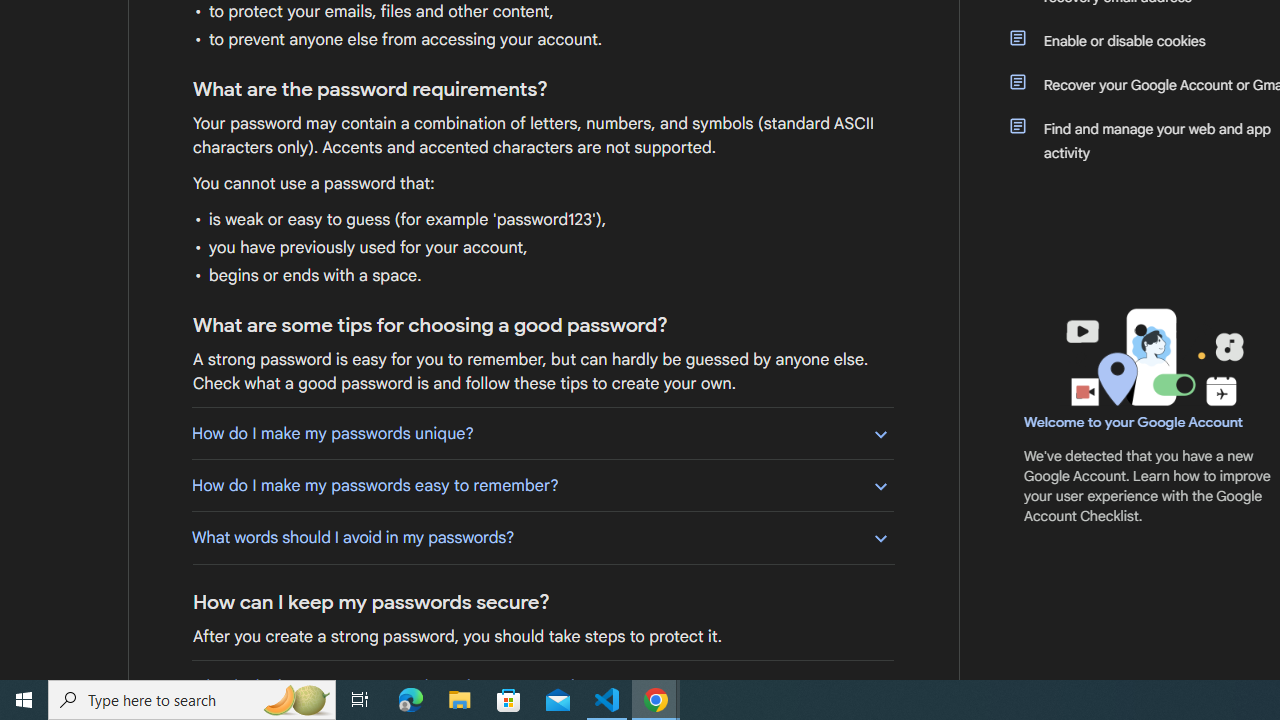 The image size is (1280, 720). I want to click on 'What words should I avoid in my passwords?', so click(542, 536).